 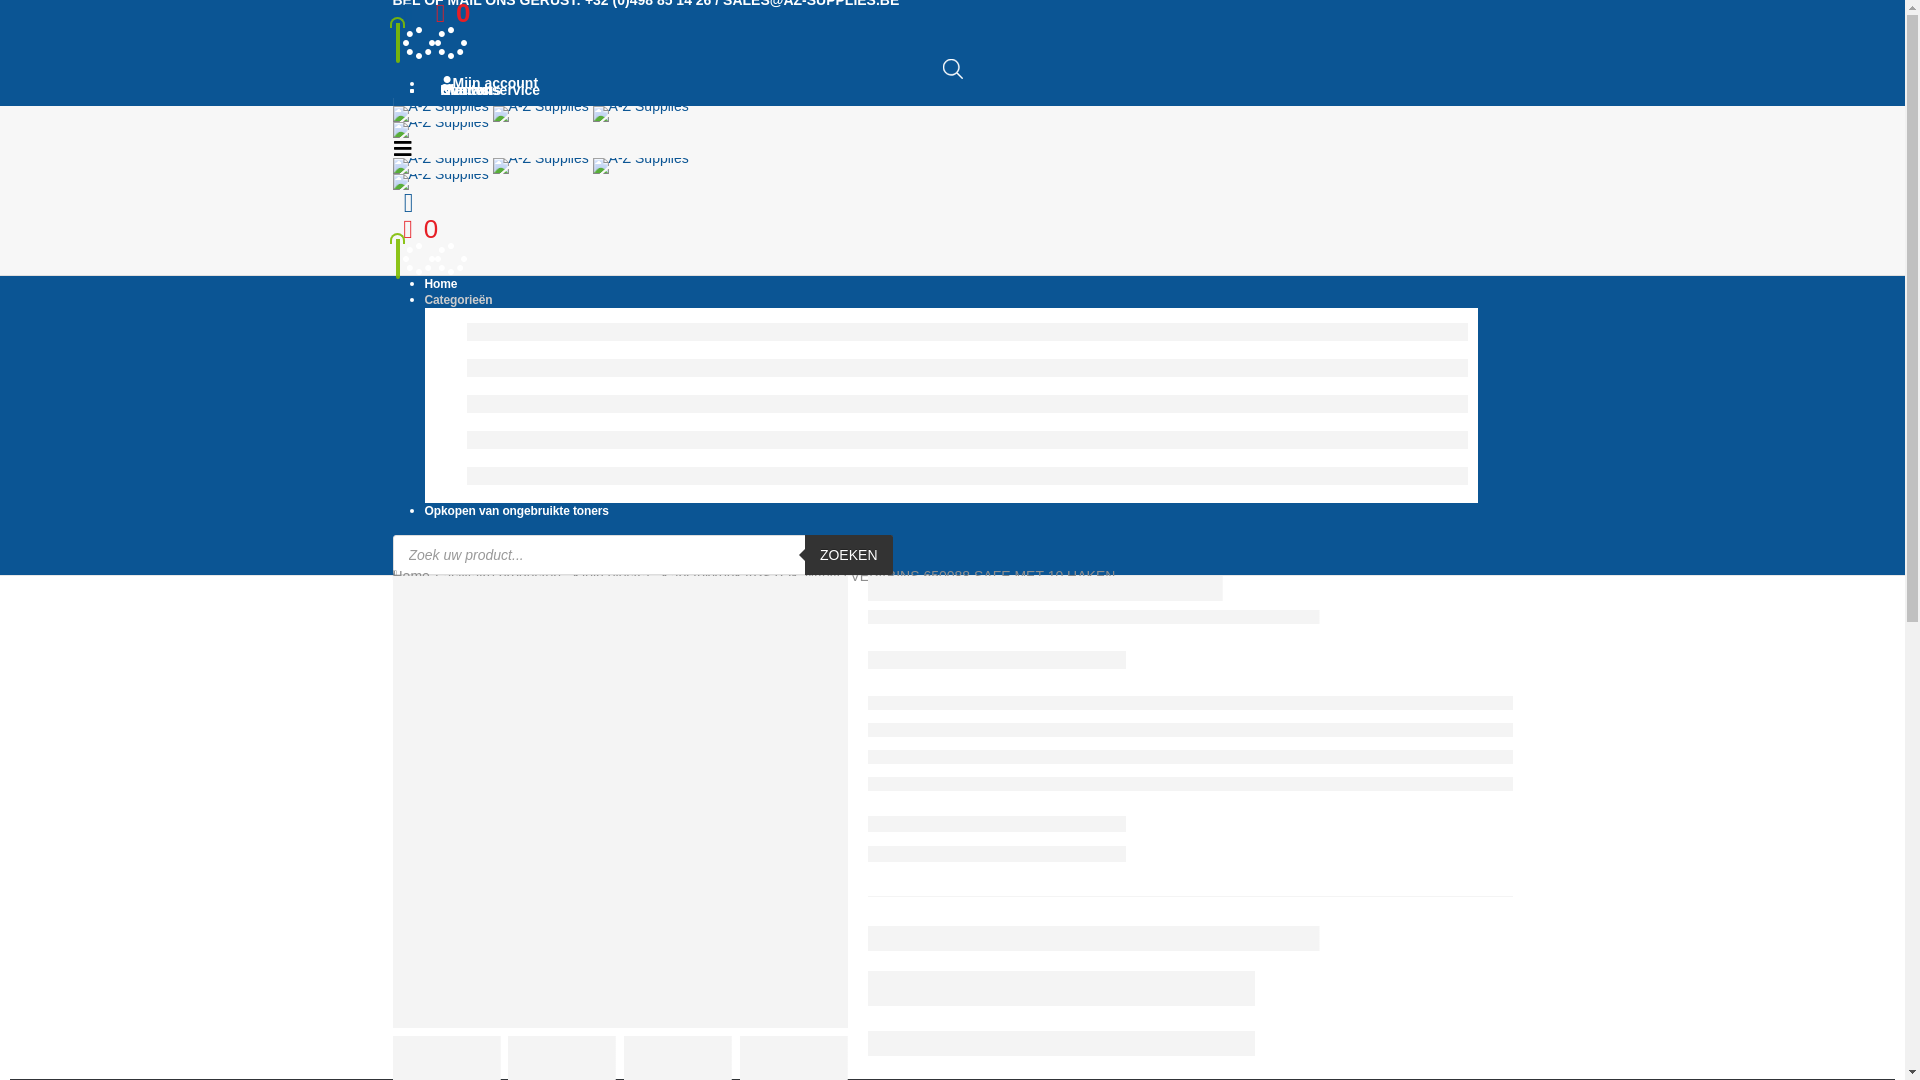 What do you see at coordinates (539, 172) in the screenshot?
I see `'A-Z Supplies - '` at bounding box center [539, 172].